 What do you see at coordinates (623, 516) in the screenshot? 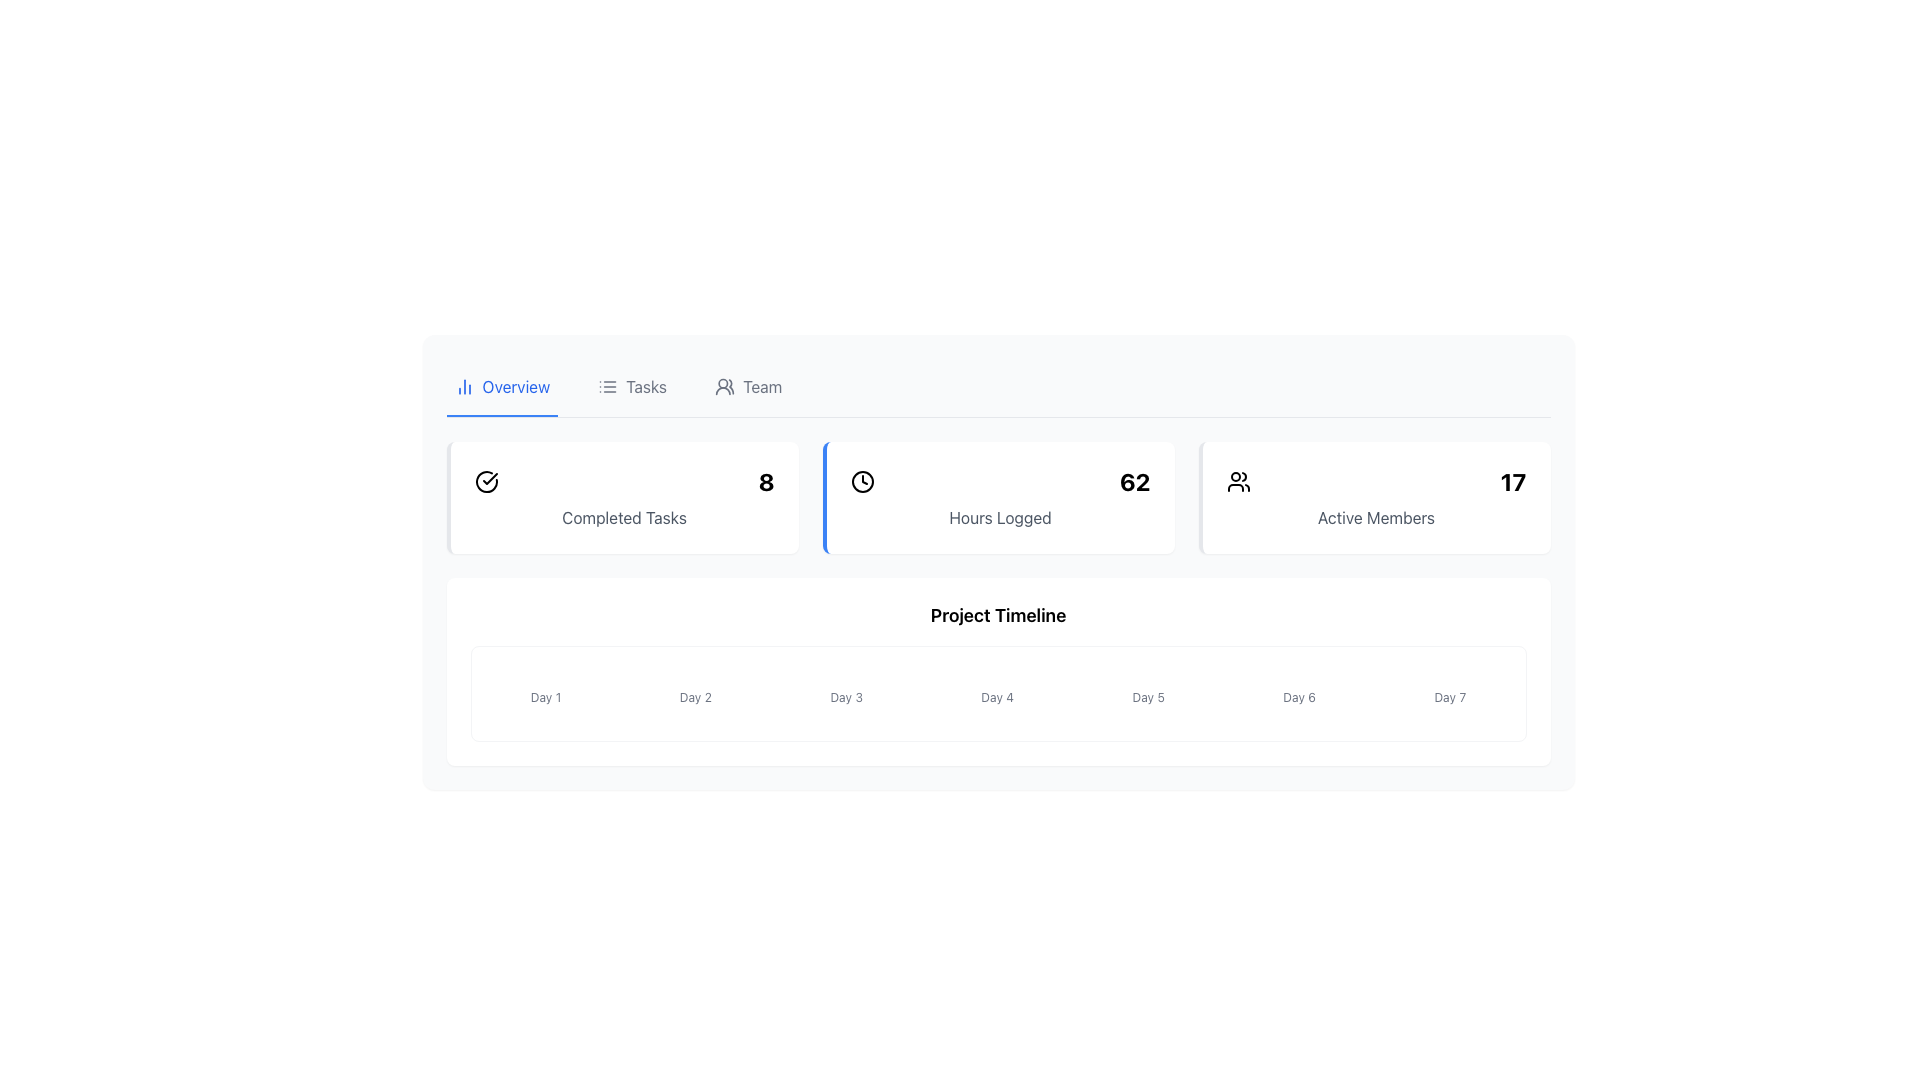
I see `the descriptive label located beneath the large number '8' within the rectangular card that has a green left border` at bounding box center [623, 516].